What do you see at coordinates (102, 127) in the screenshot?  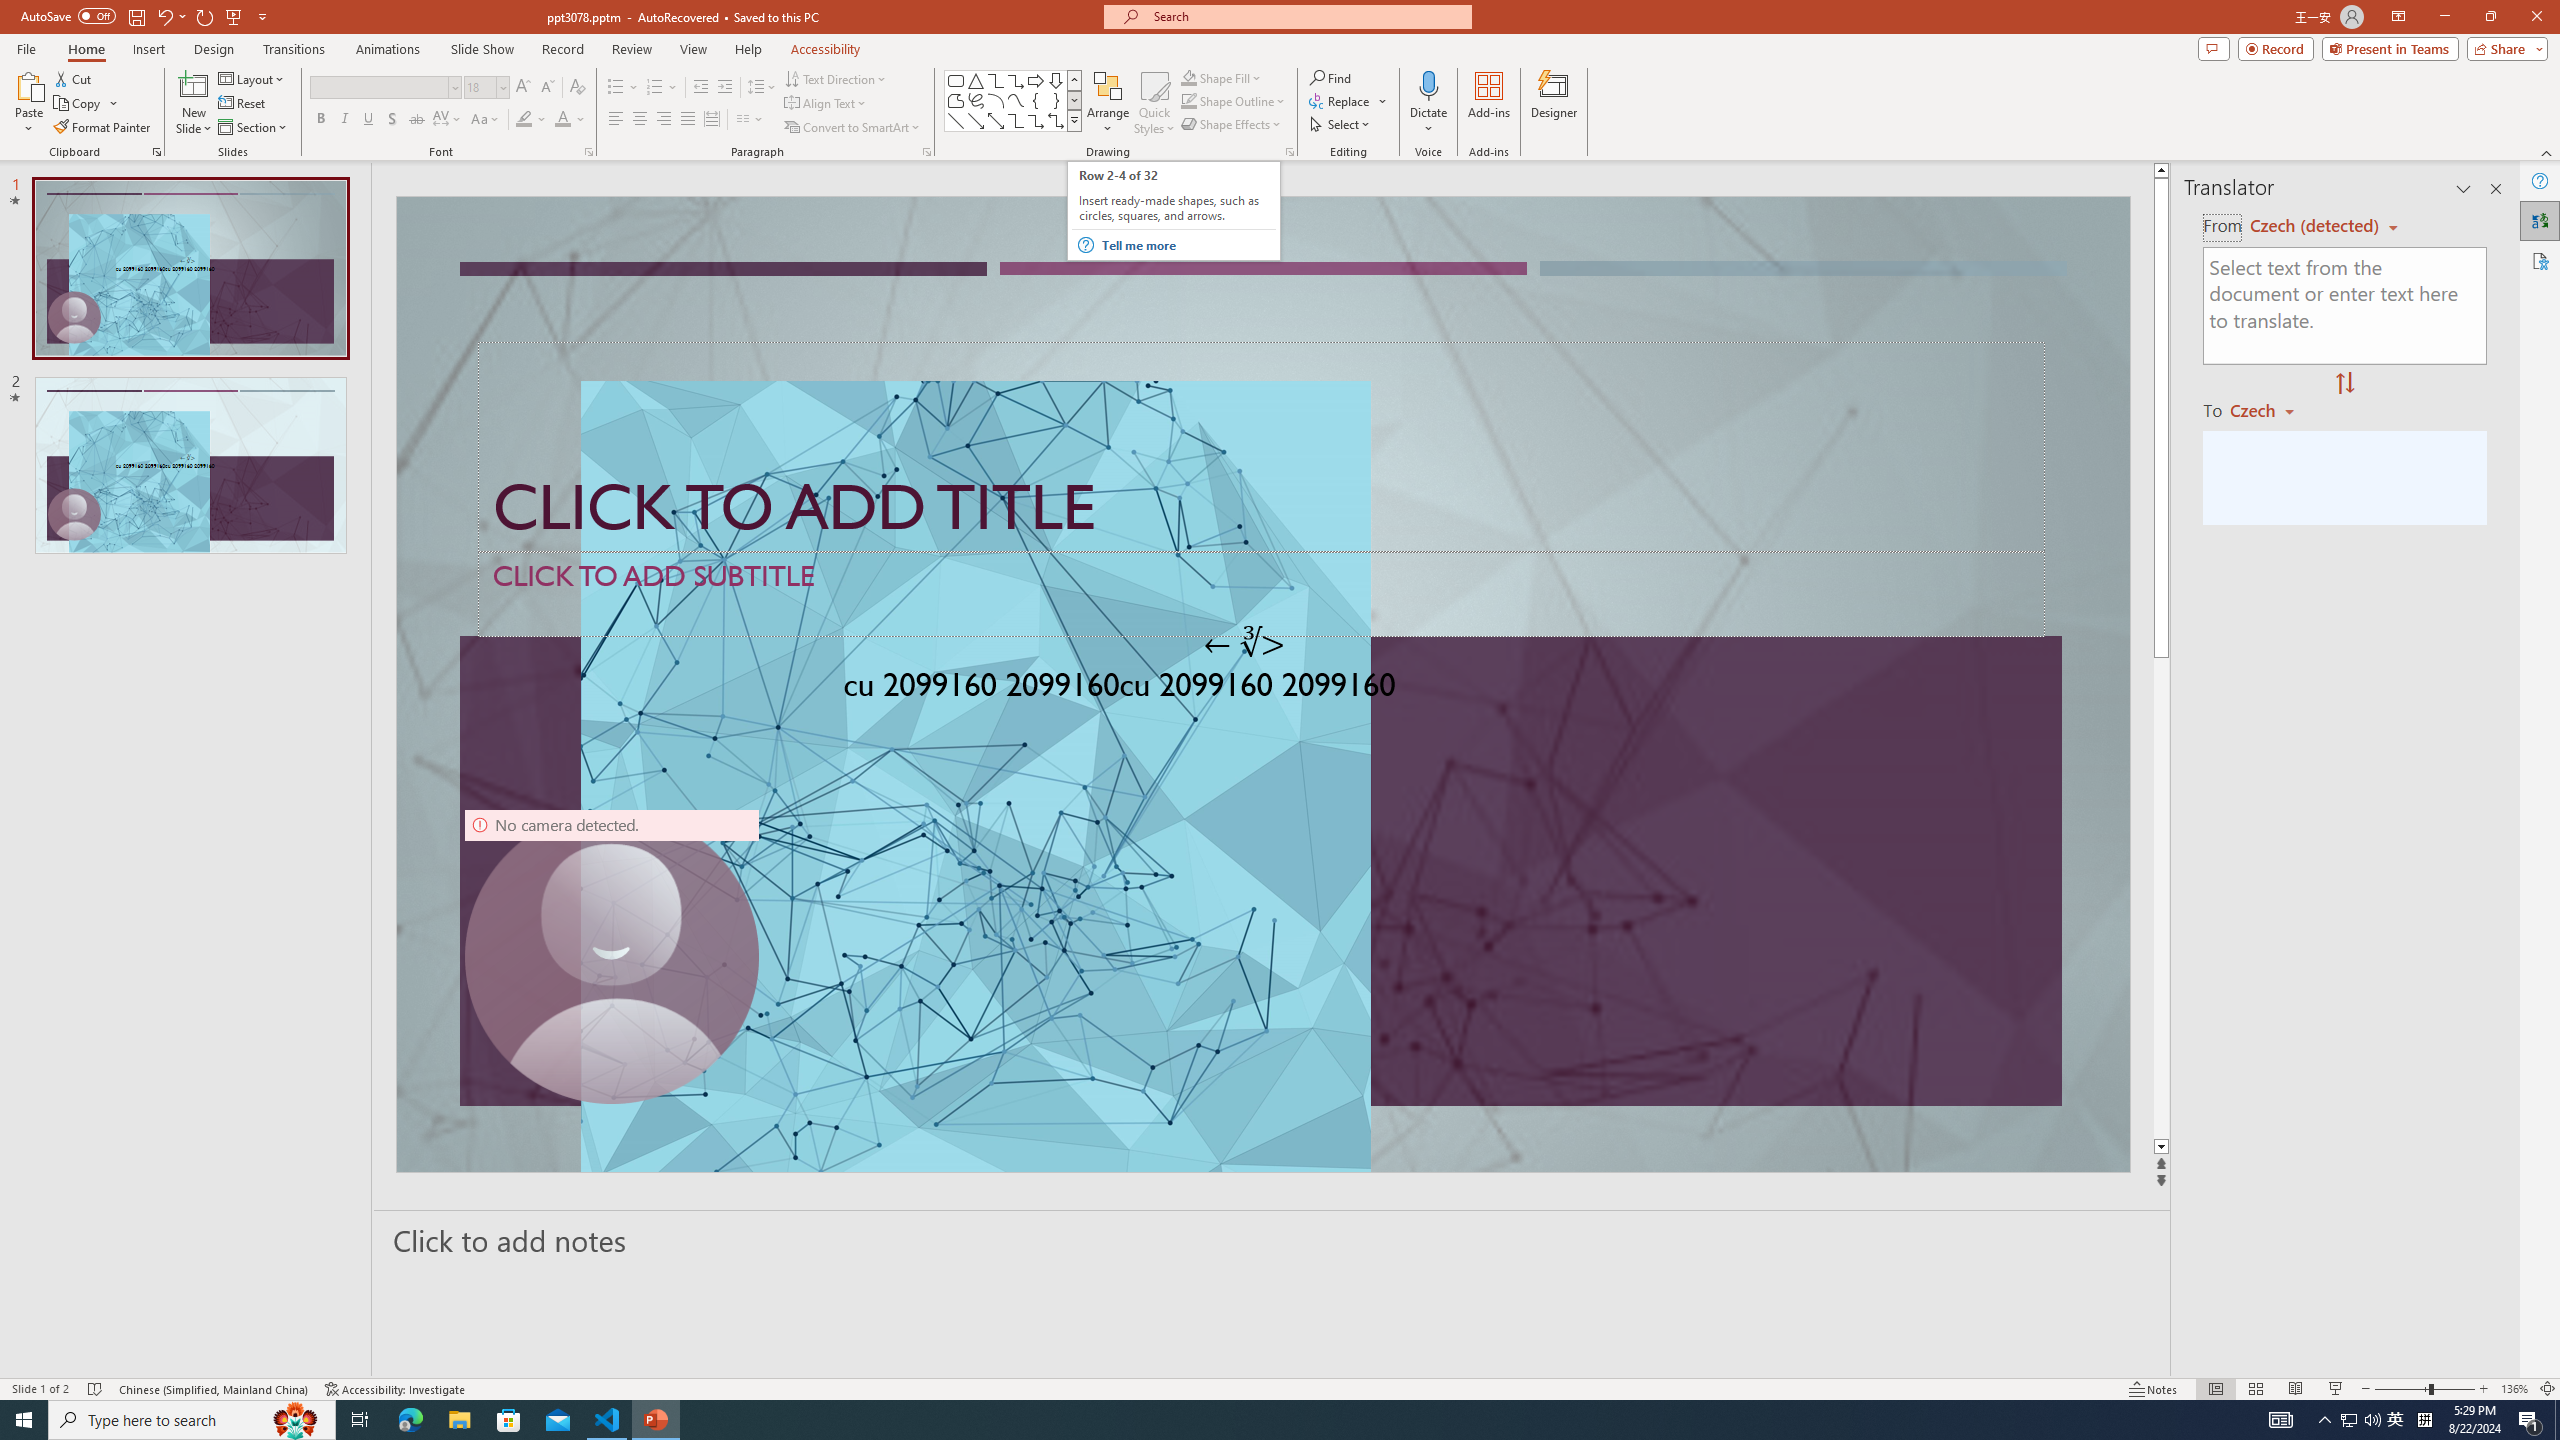 I see `'Format Painter'` at bounding box center [102, 127].